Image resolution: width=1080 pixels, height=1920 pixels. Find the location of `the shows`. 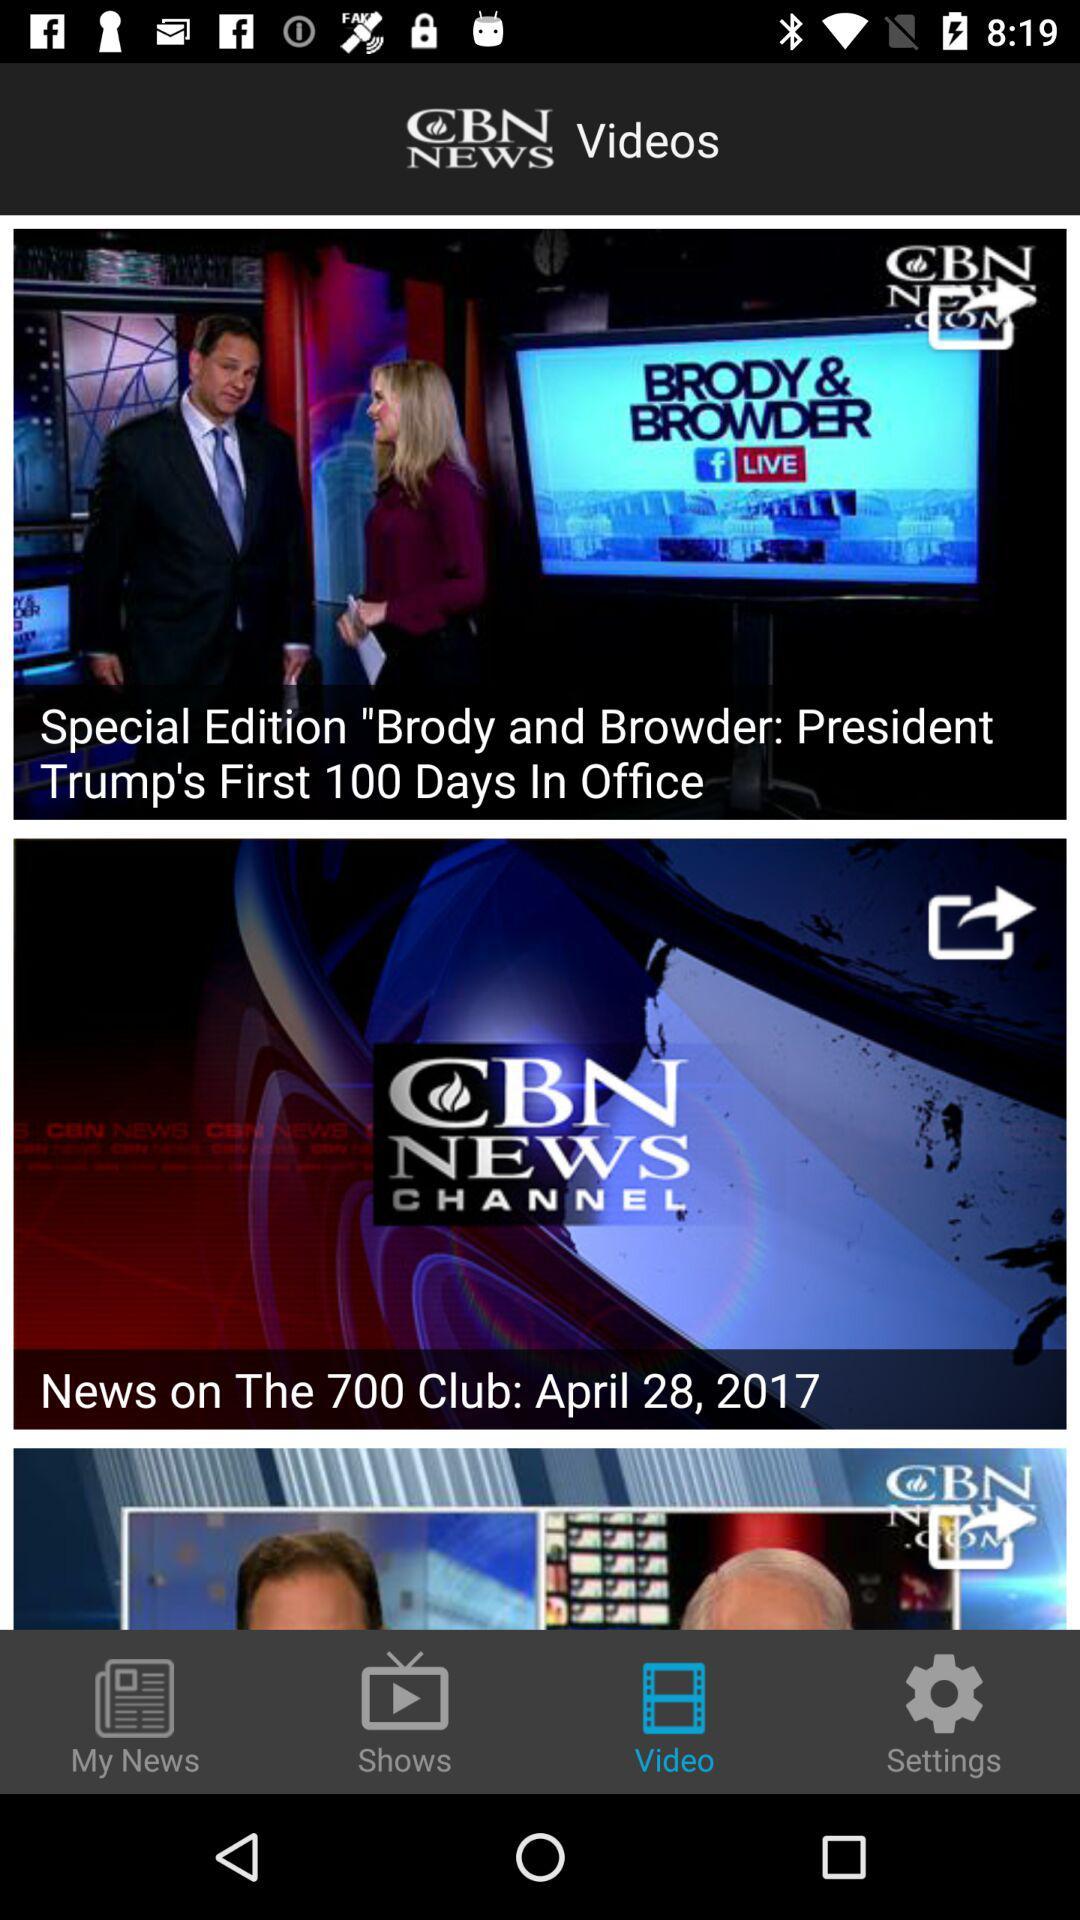

the shows is located at coordinates (405, 1710).